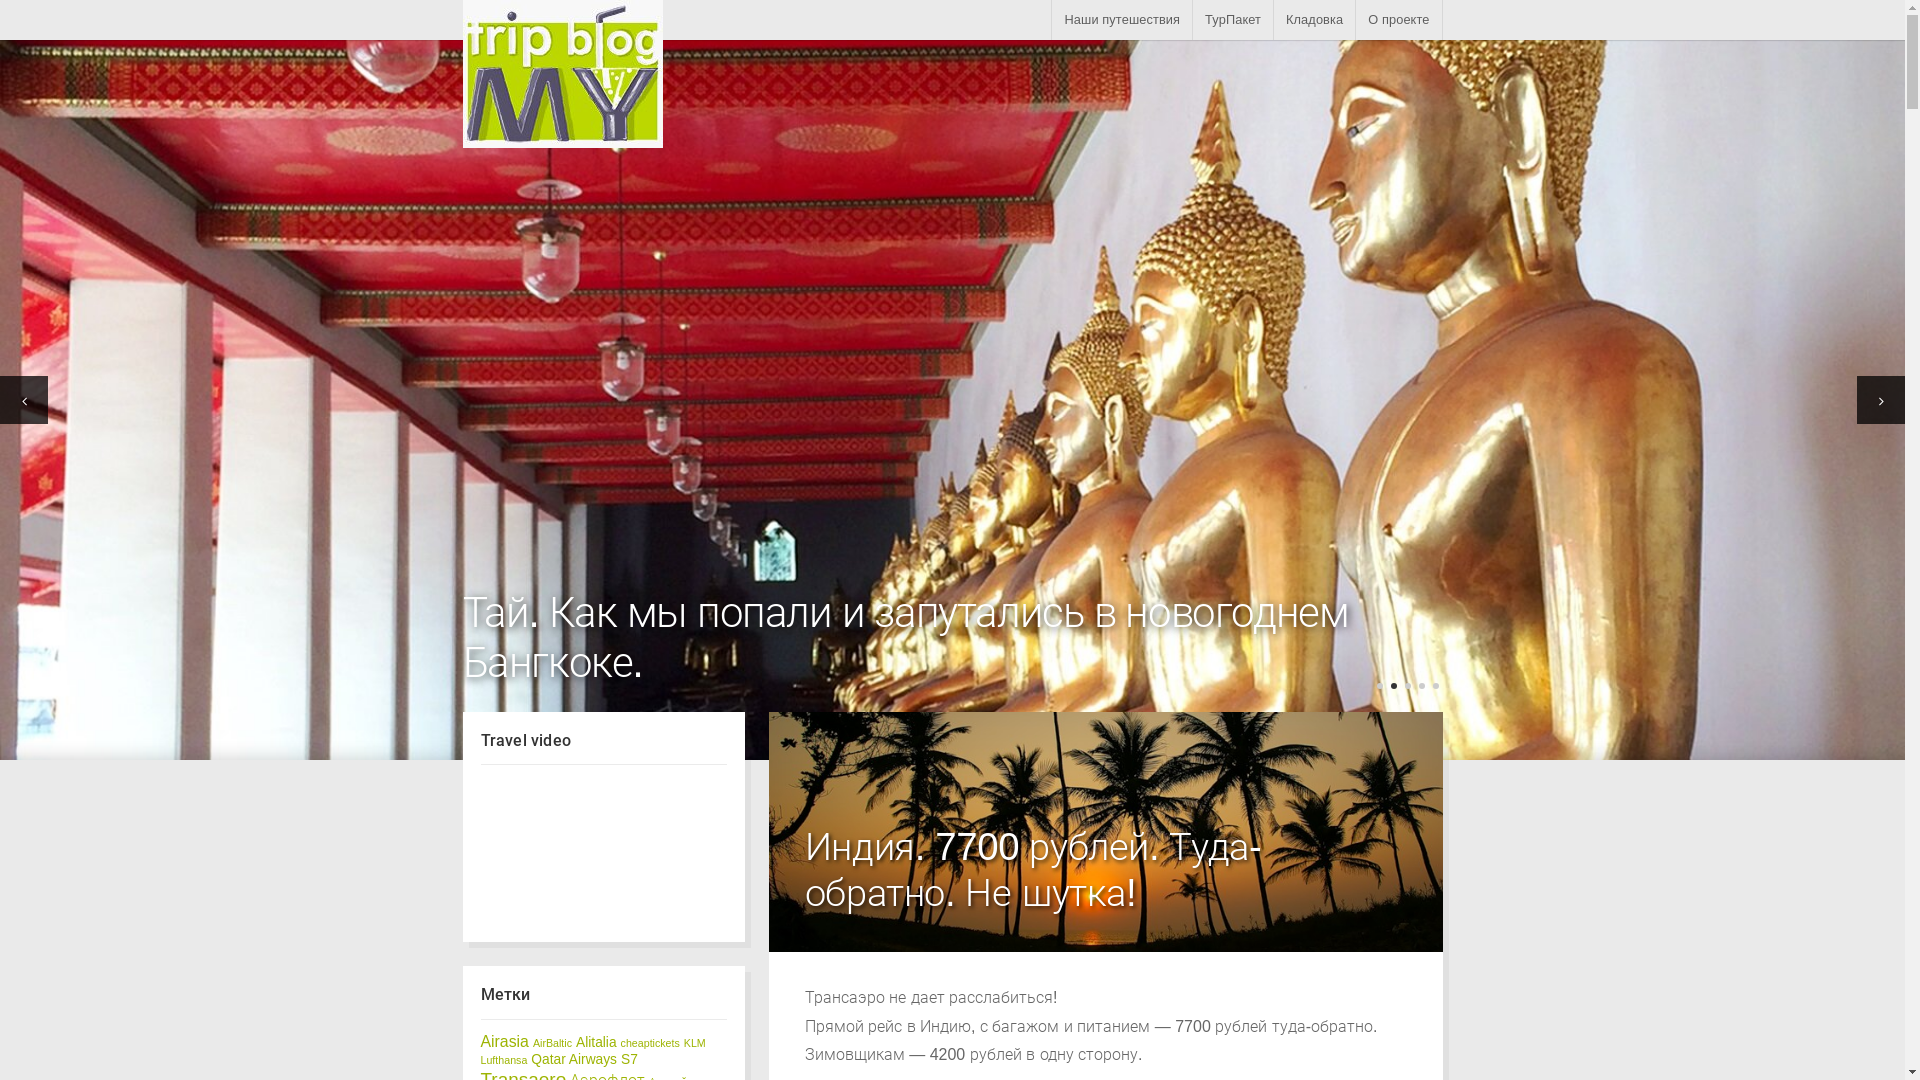  I want to click on '2', so click(1391, 685).